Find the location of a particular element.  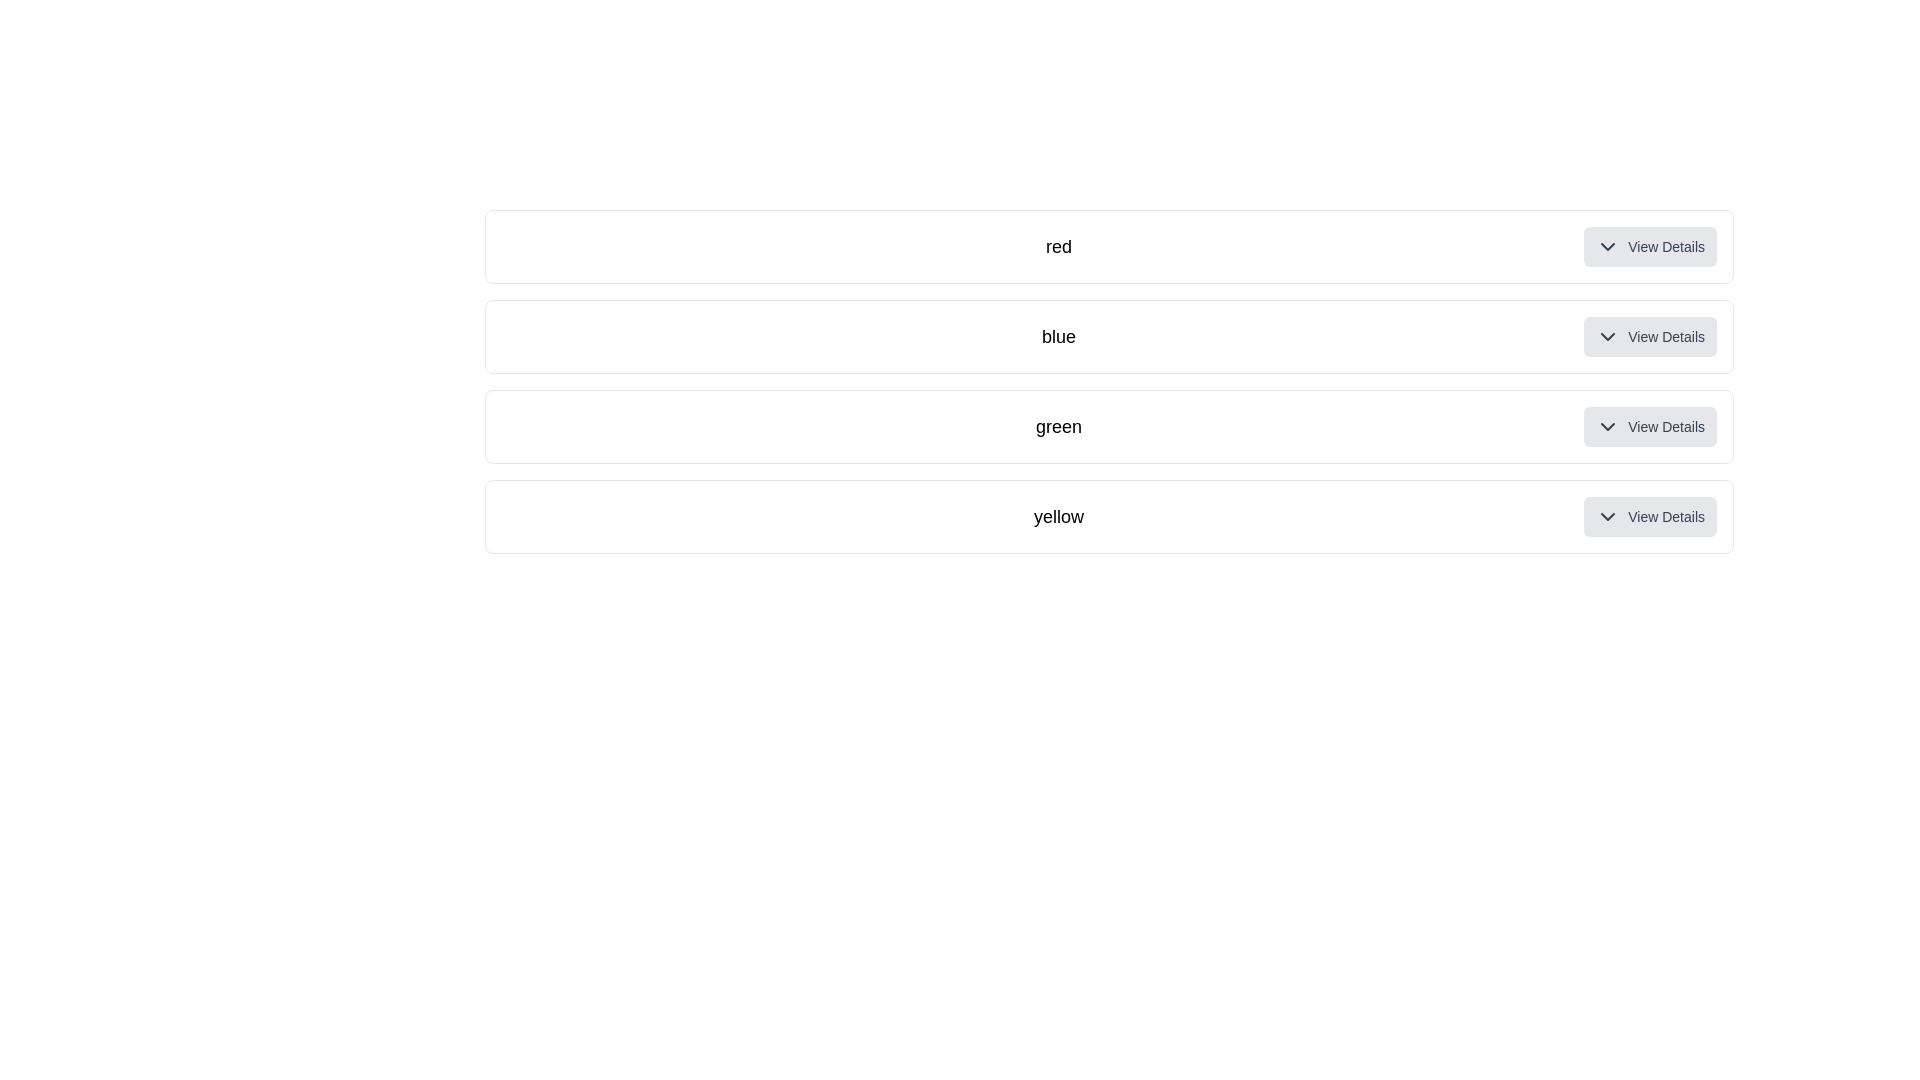

the 'View Details' button with a gray background and a chevron-down icon, located in the row labeled 'green' and positioned on the right side is located at coordinates (1650, 426).